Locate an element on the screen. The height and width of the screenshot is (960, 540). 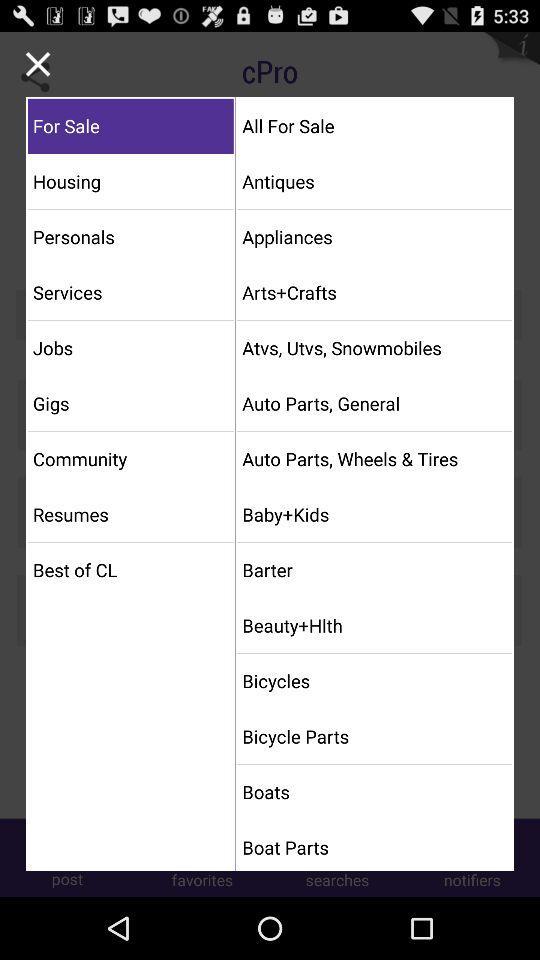
the icon below antiques icon is located at coordinates (374, 237).